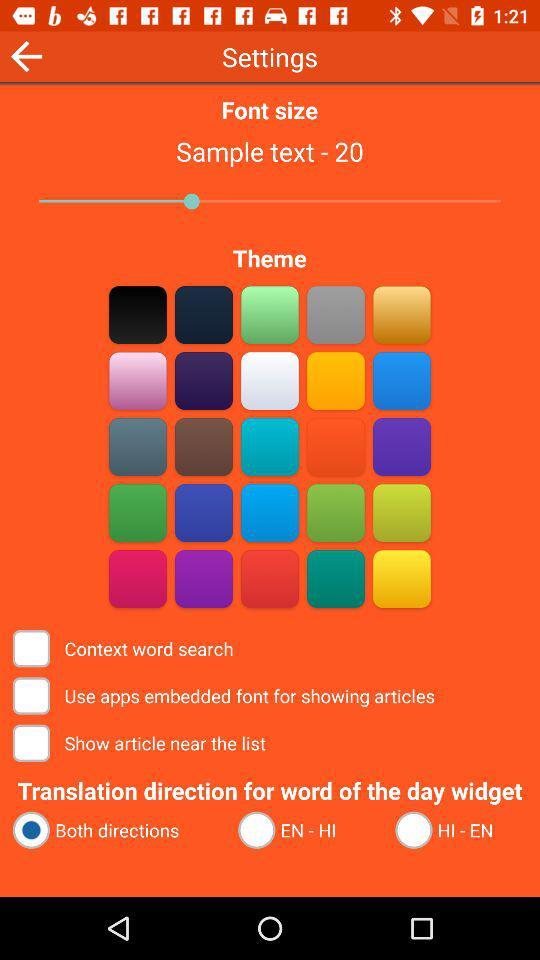 The width and height of the screenshot is (540, 960). I want to click on blue square, so click(401, 380).